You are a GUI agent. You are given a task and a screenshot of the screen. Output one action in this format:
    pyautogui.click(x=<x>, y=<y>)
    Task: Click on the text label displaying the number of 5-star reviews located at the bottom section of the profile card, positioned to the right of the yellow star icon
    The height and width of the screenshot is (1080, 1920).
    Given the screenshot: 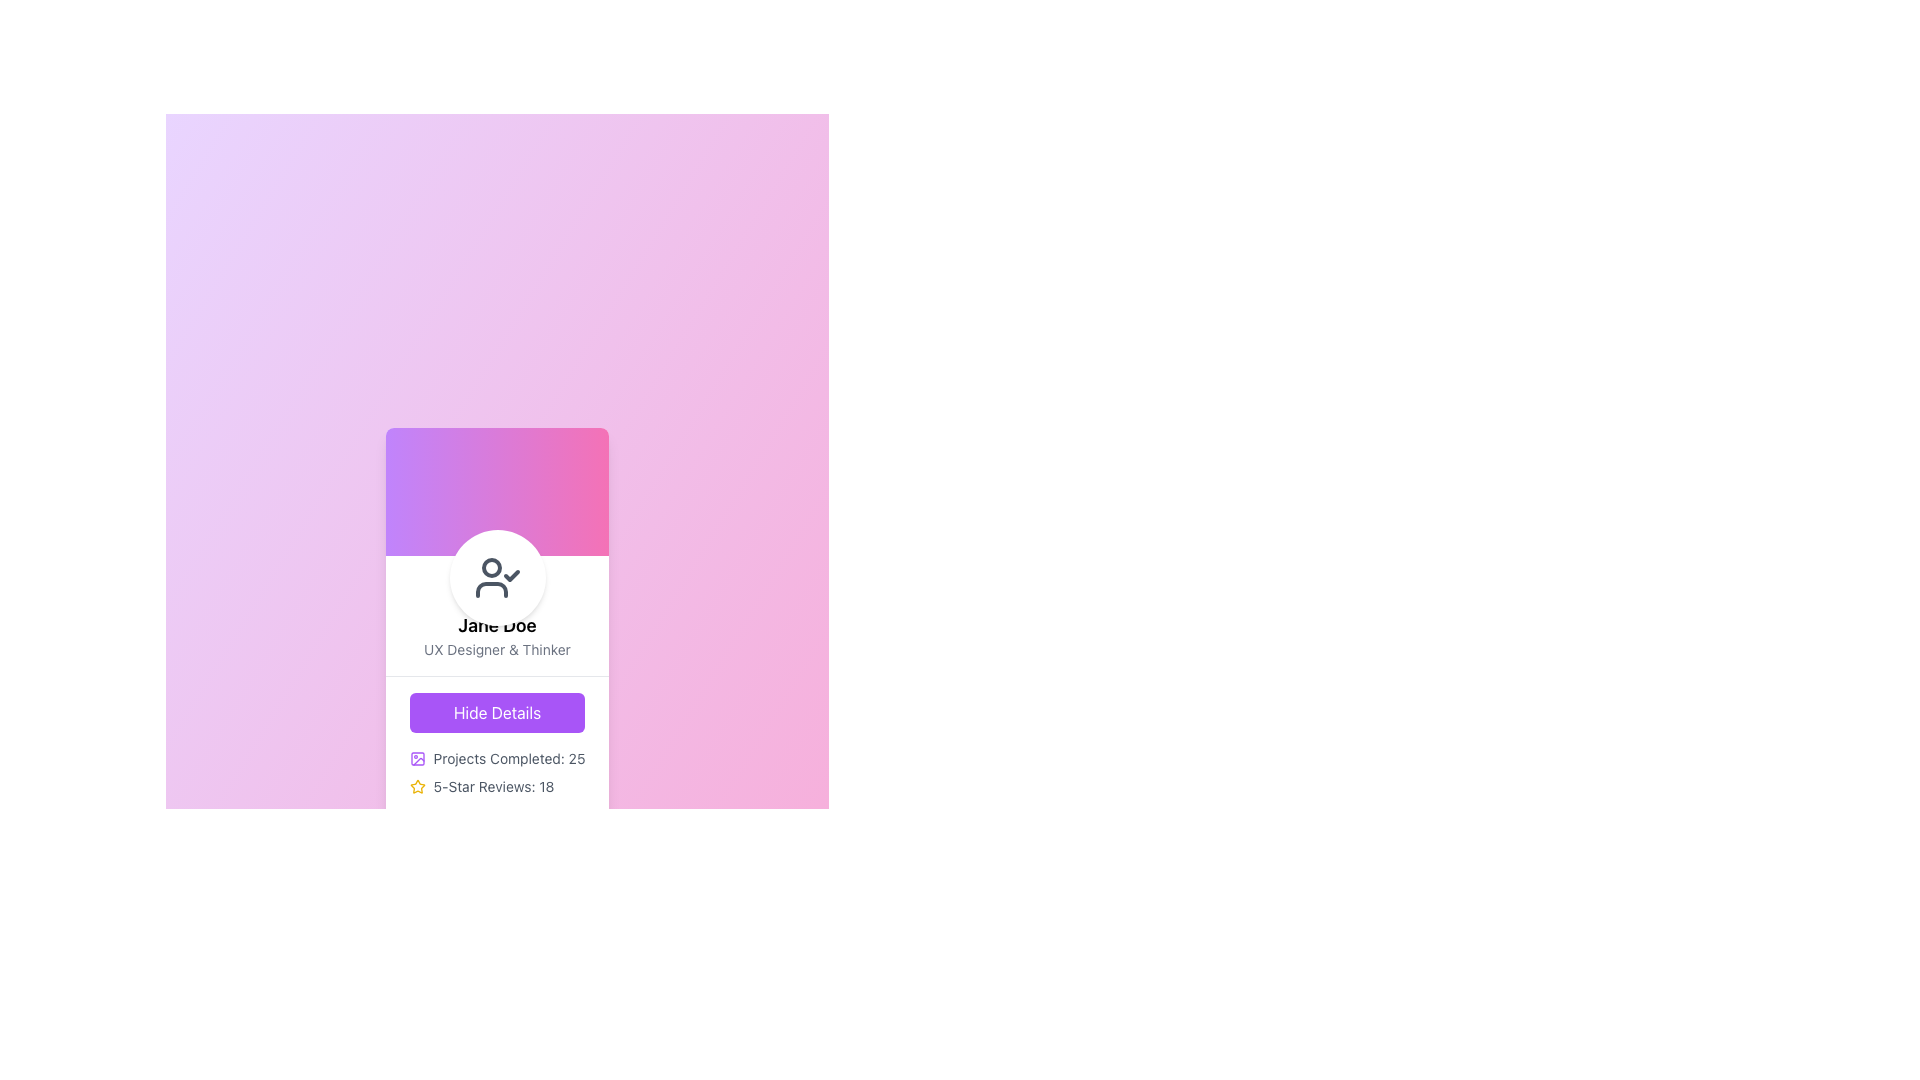 What is the action you would take?
    pyautogui.click(x=494, y=785)
    